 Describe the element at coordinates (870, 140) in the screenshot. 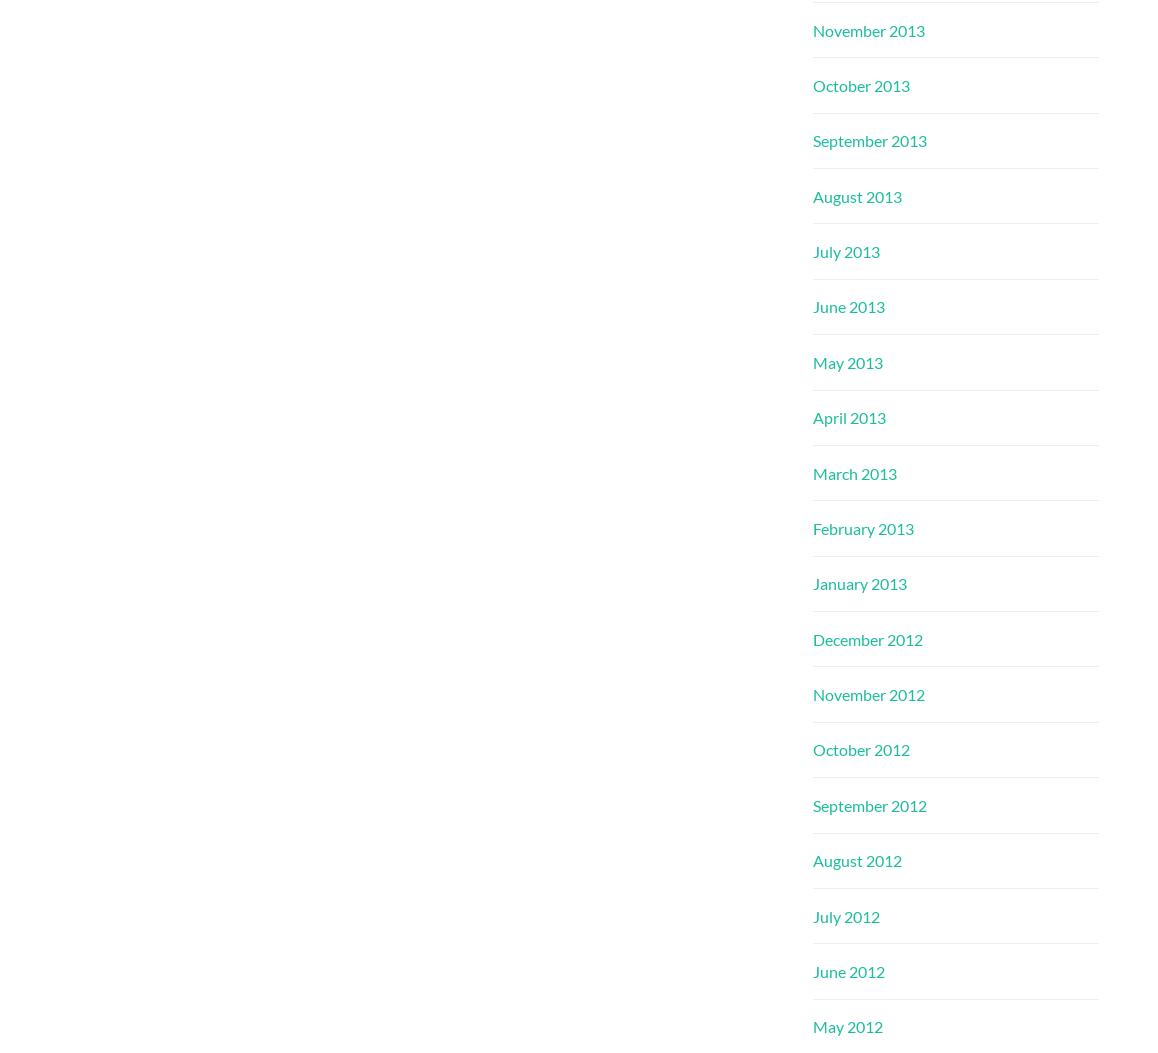

I see `'September 2013'` at that location.